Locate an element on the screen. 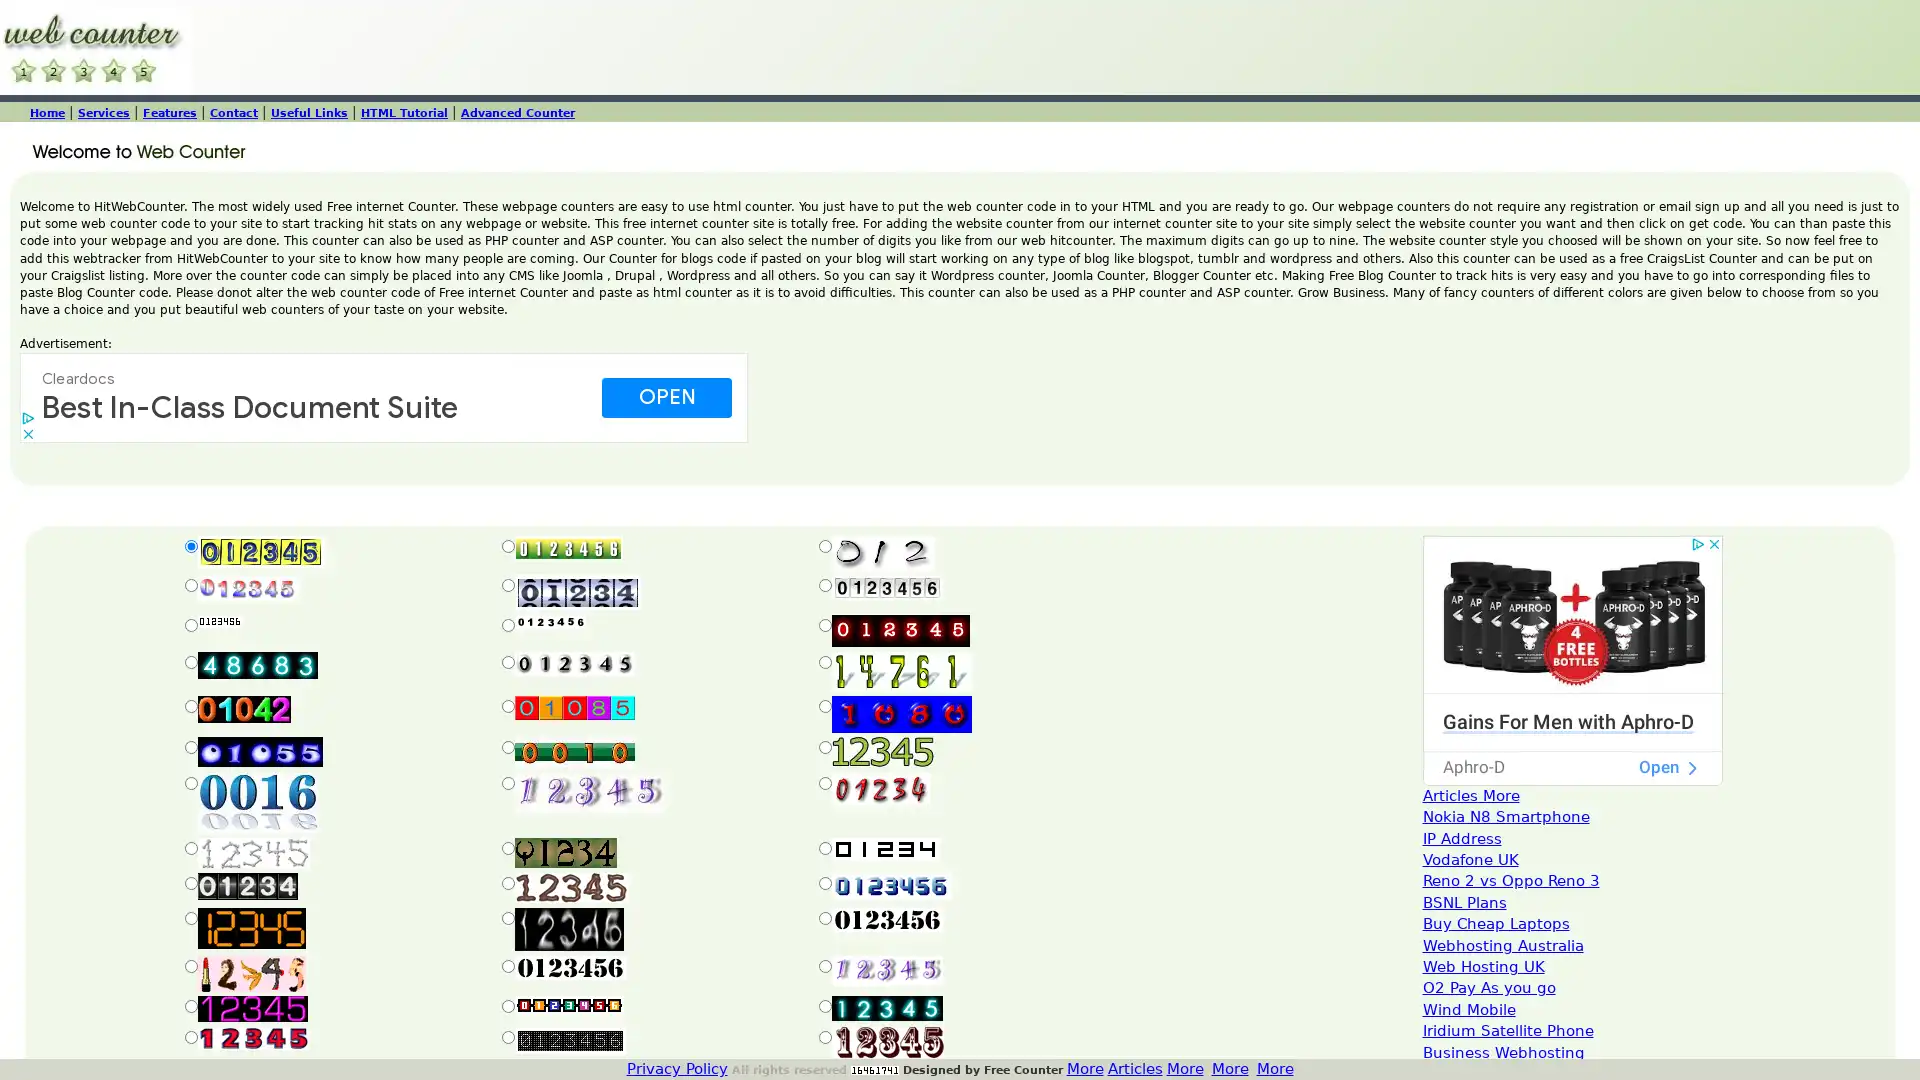  Submit is located at coordinates (900, 670).